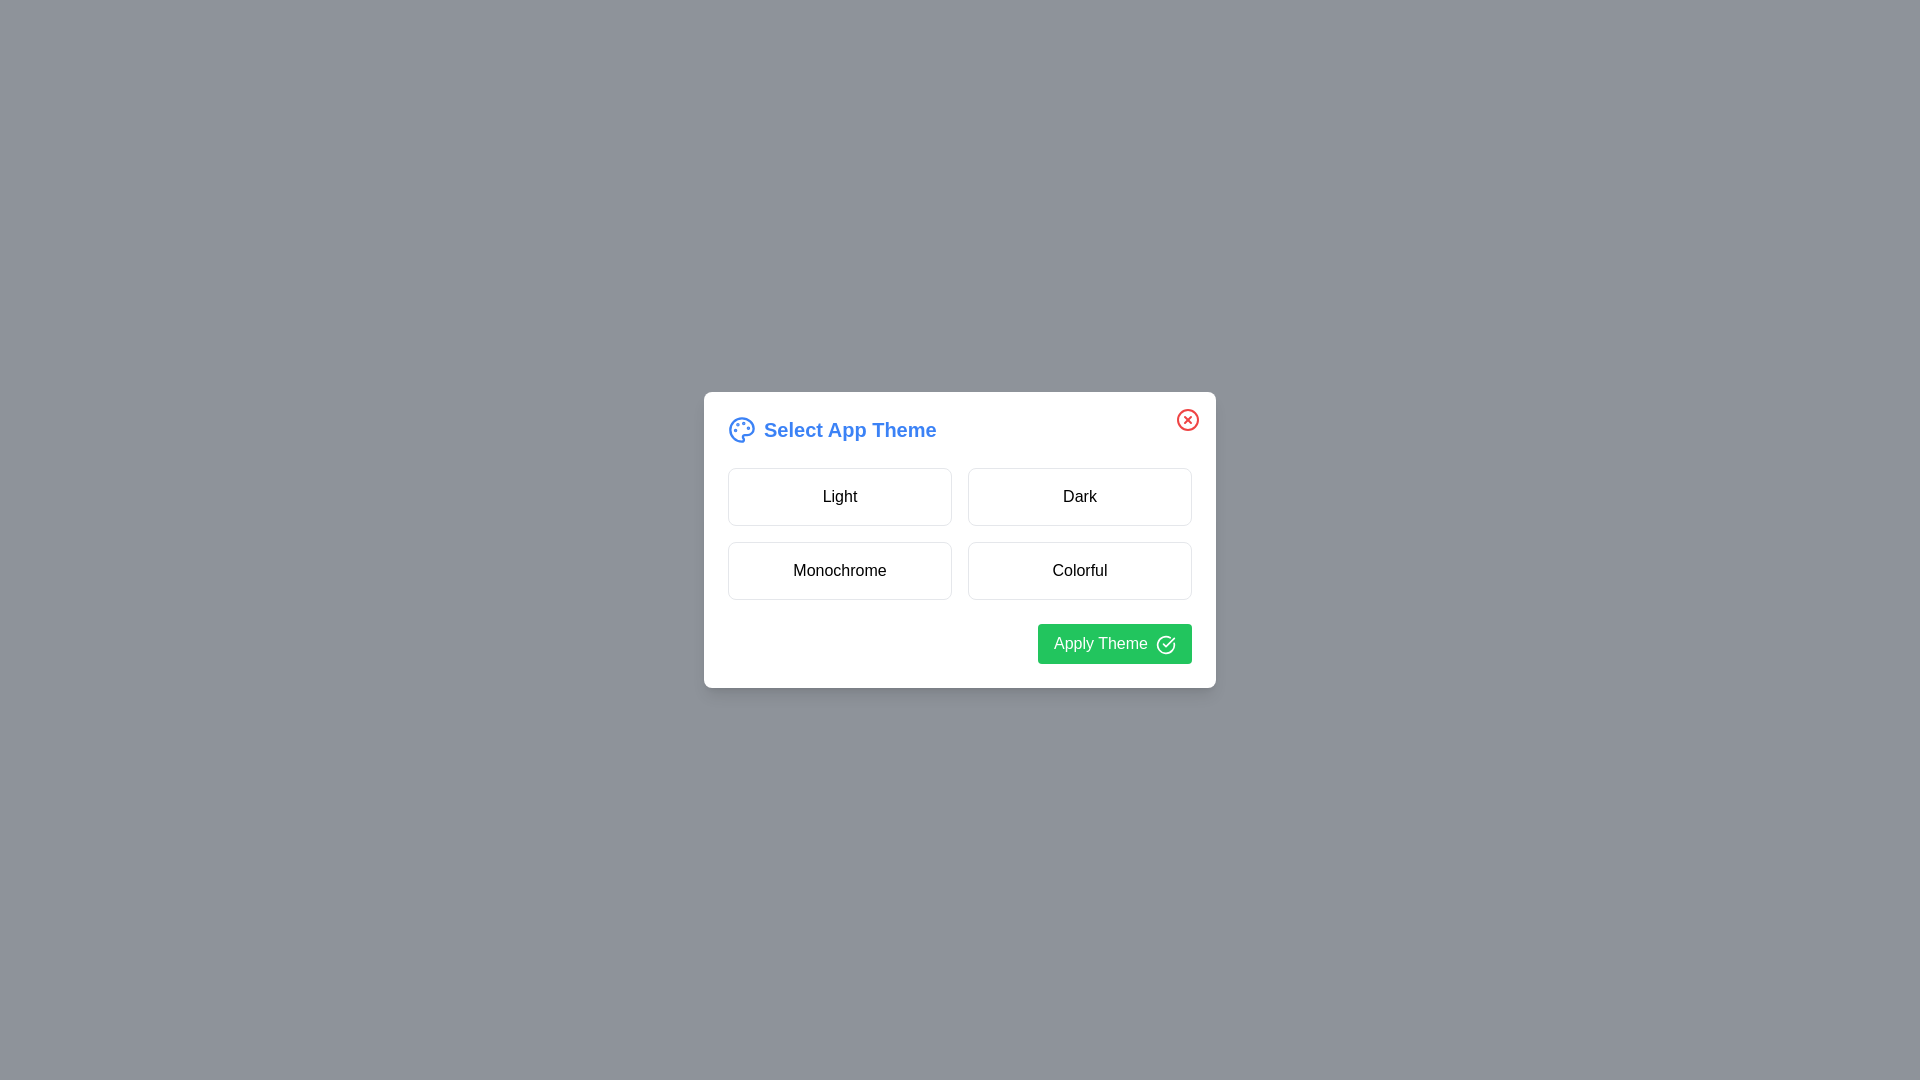  Describe the element at coordinates (840, 570) in the screenshot. I see `the theme Monochrome by clicking on its corresponding button` at that location.